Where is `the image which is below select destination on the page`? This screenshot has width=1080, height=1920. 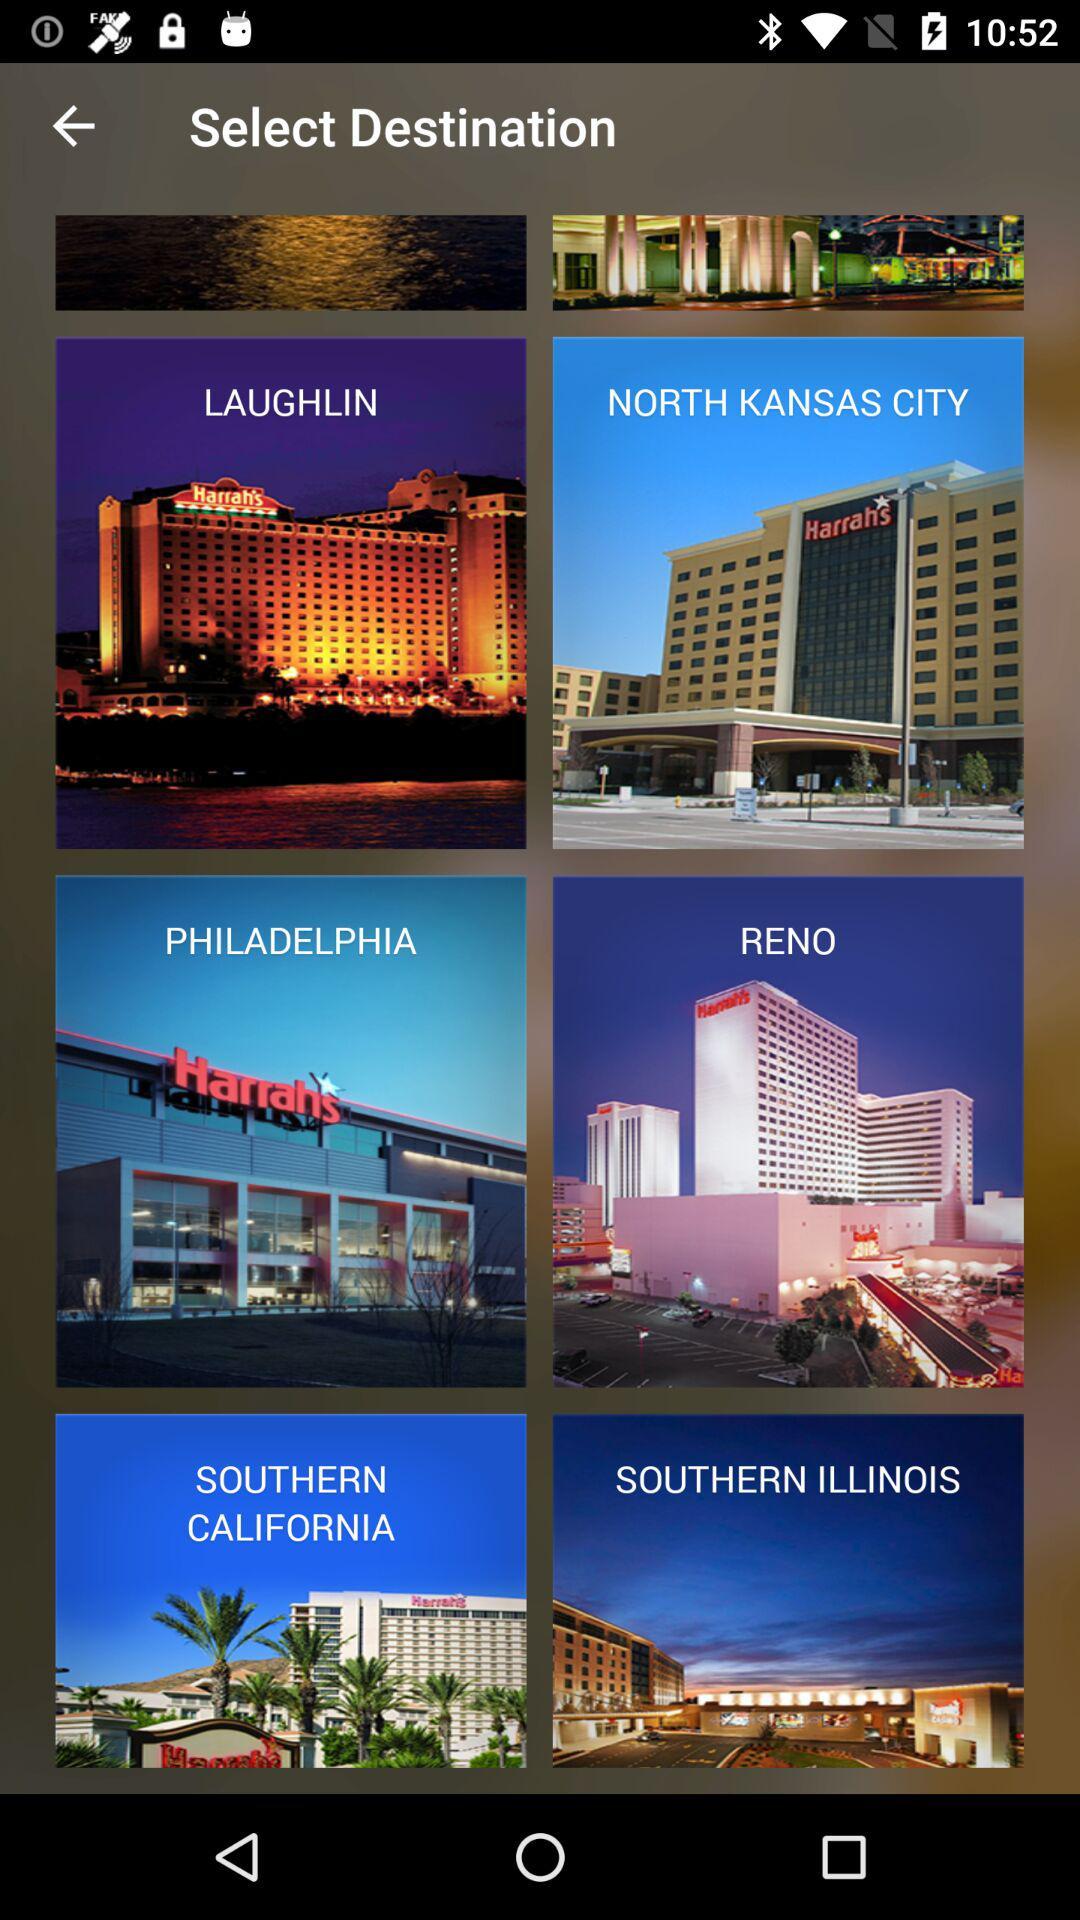
the image which is below select destination on the page is located at coordinates (291, 262).